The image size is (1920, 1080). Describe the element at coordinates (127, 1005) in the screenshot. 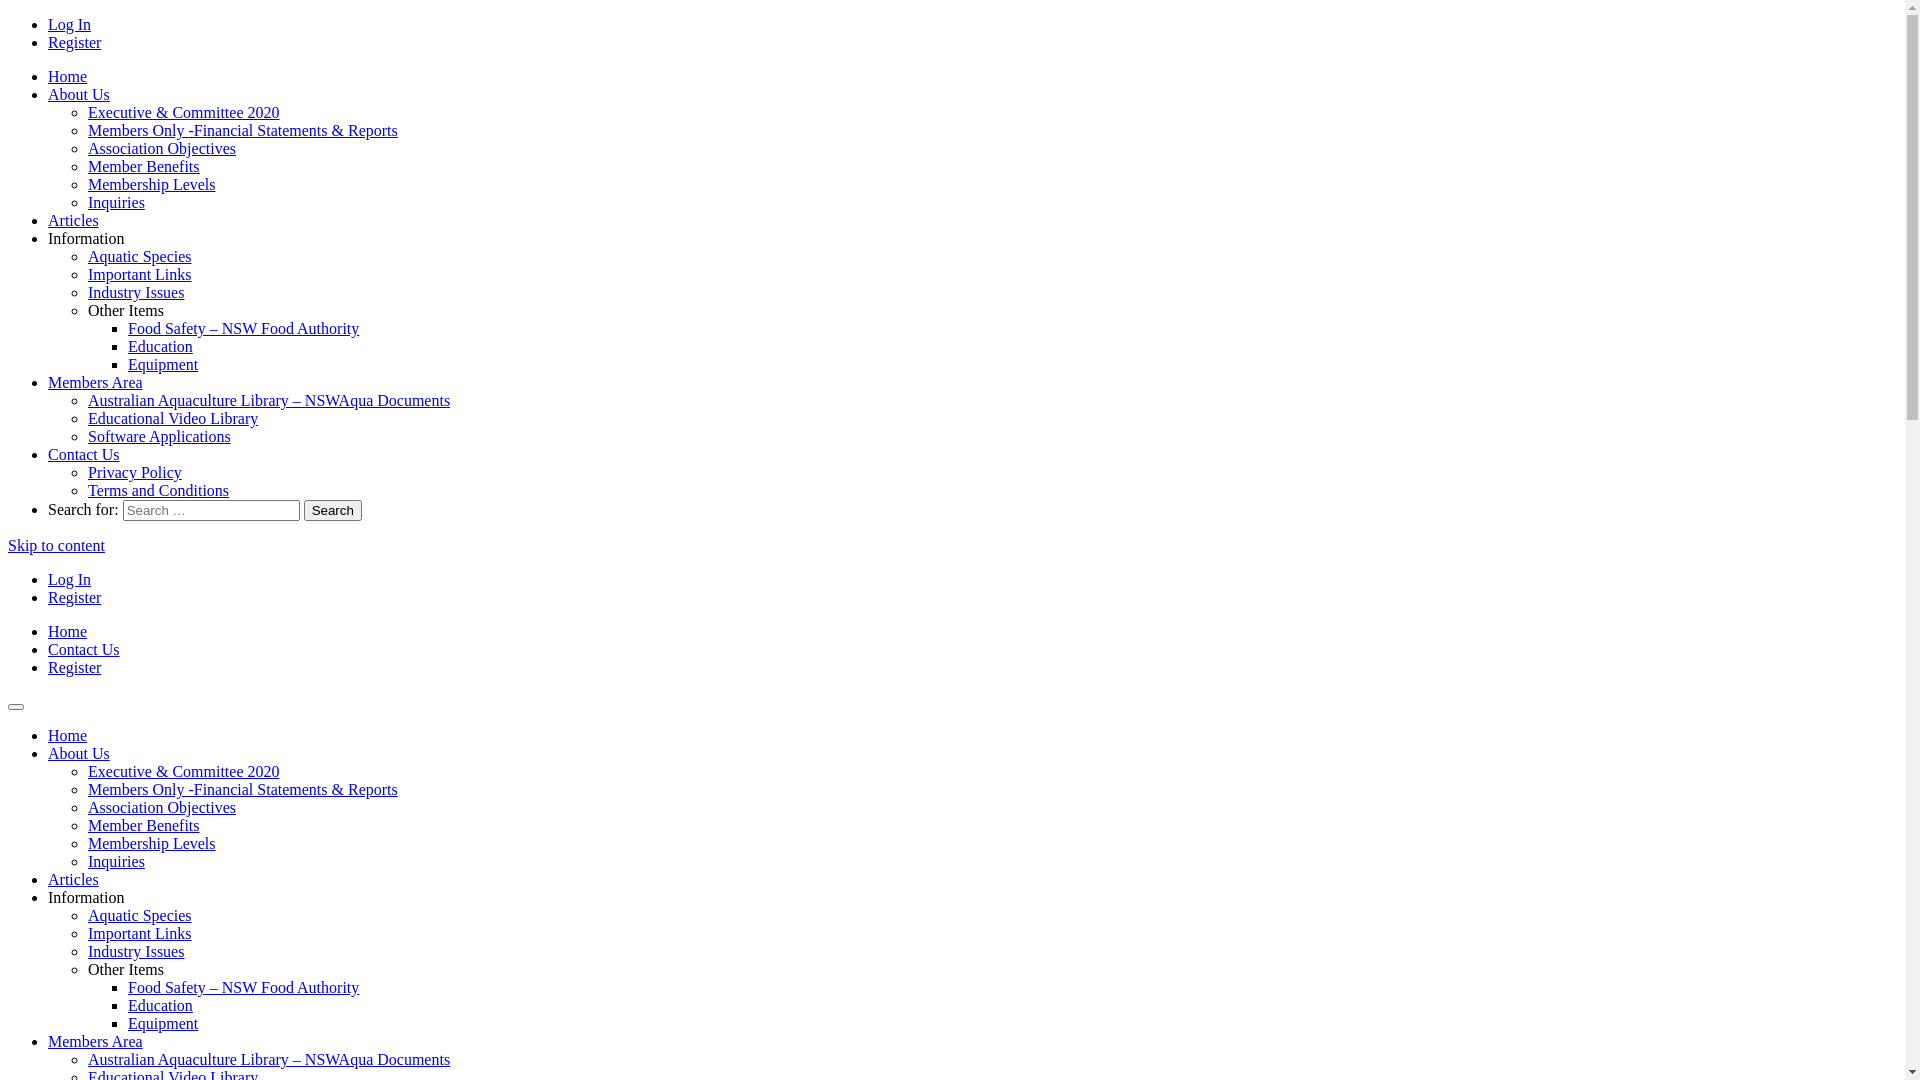

I see `'Education'` at that location.